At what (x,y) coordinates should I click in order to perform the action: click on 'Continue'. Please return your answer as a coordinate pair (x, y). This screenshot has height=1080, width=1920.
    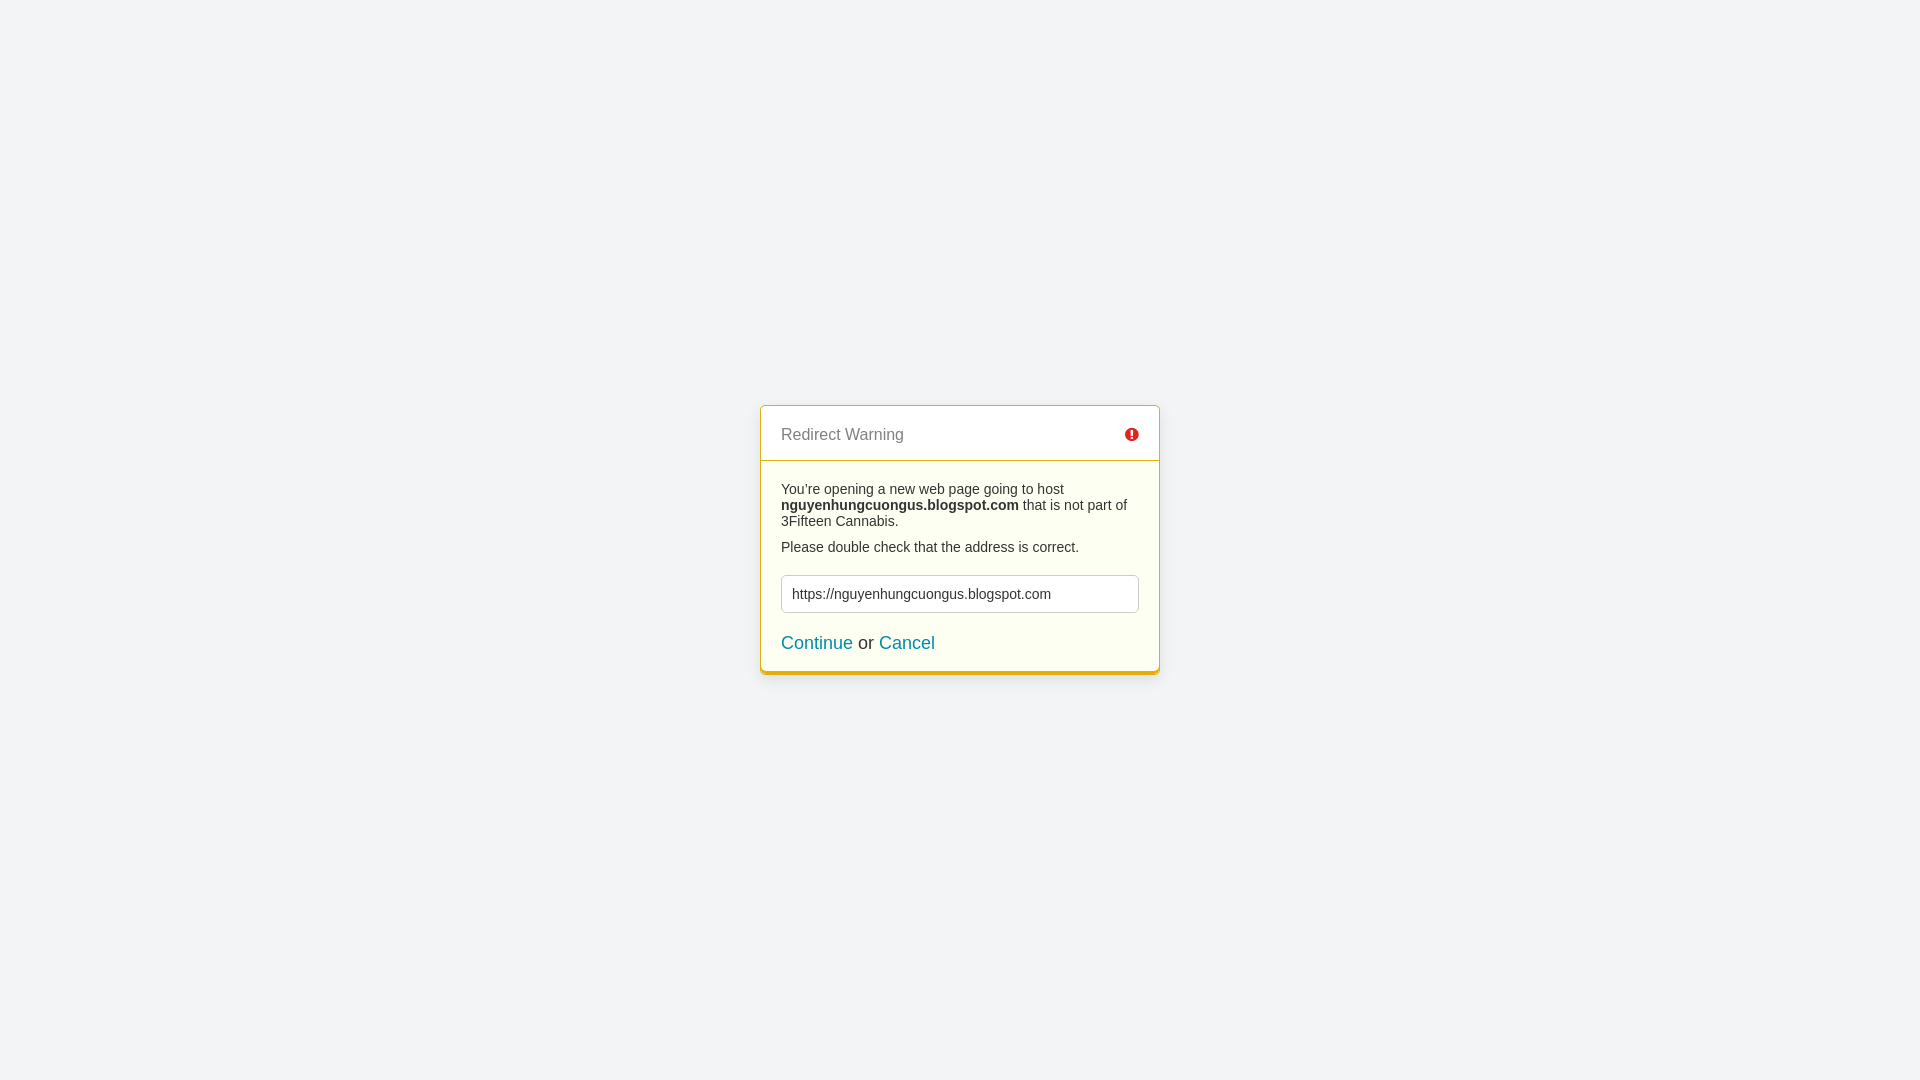
    Looking at the image, I should click on (816, 643).